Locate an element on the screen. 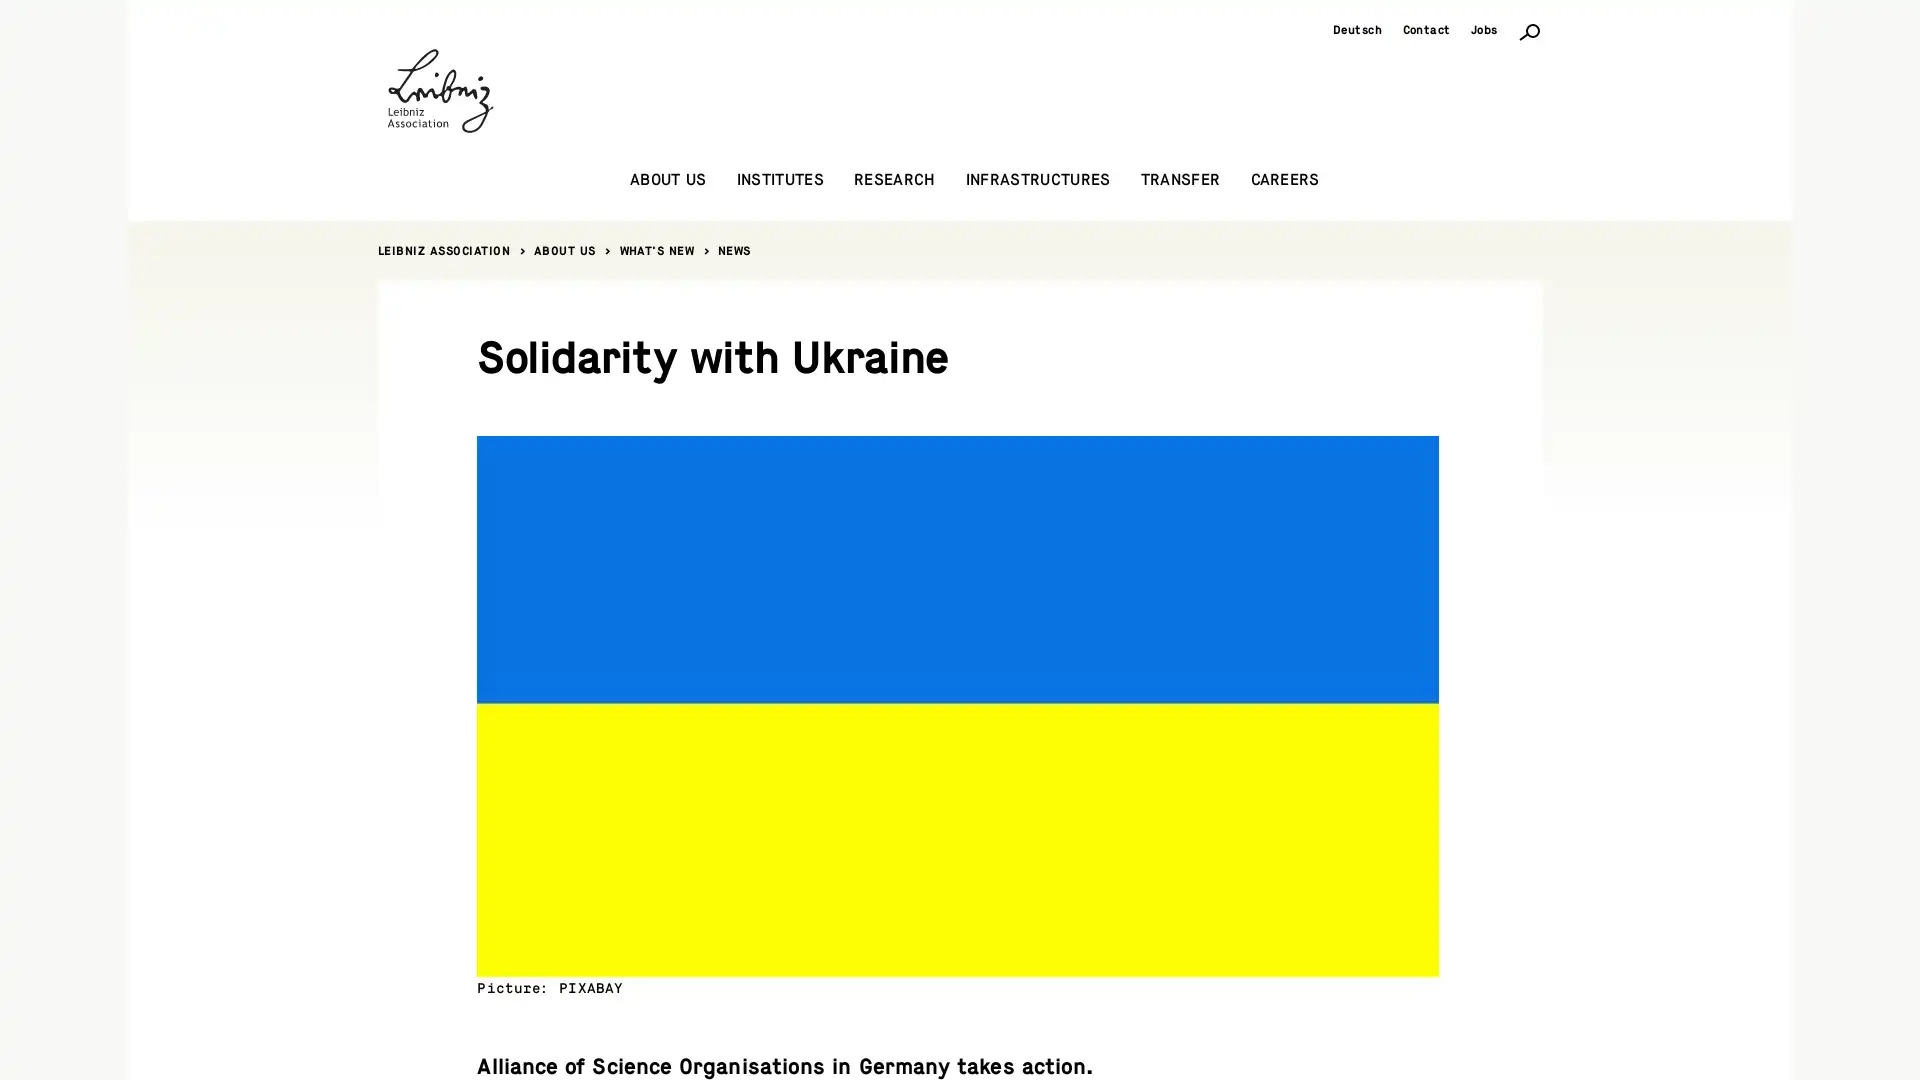 This screenshot has width=1920, height=1080. ABOUT US is located at coordinates (667, 180).